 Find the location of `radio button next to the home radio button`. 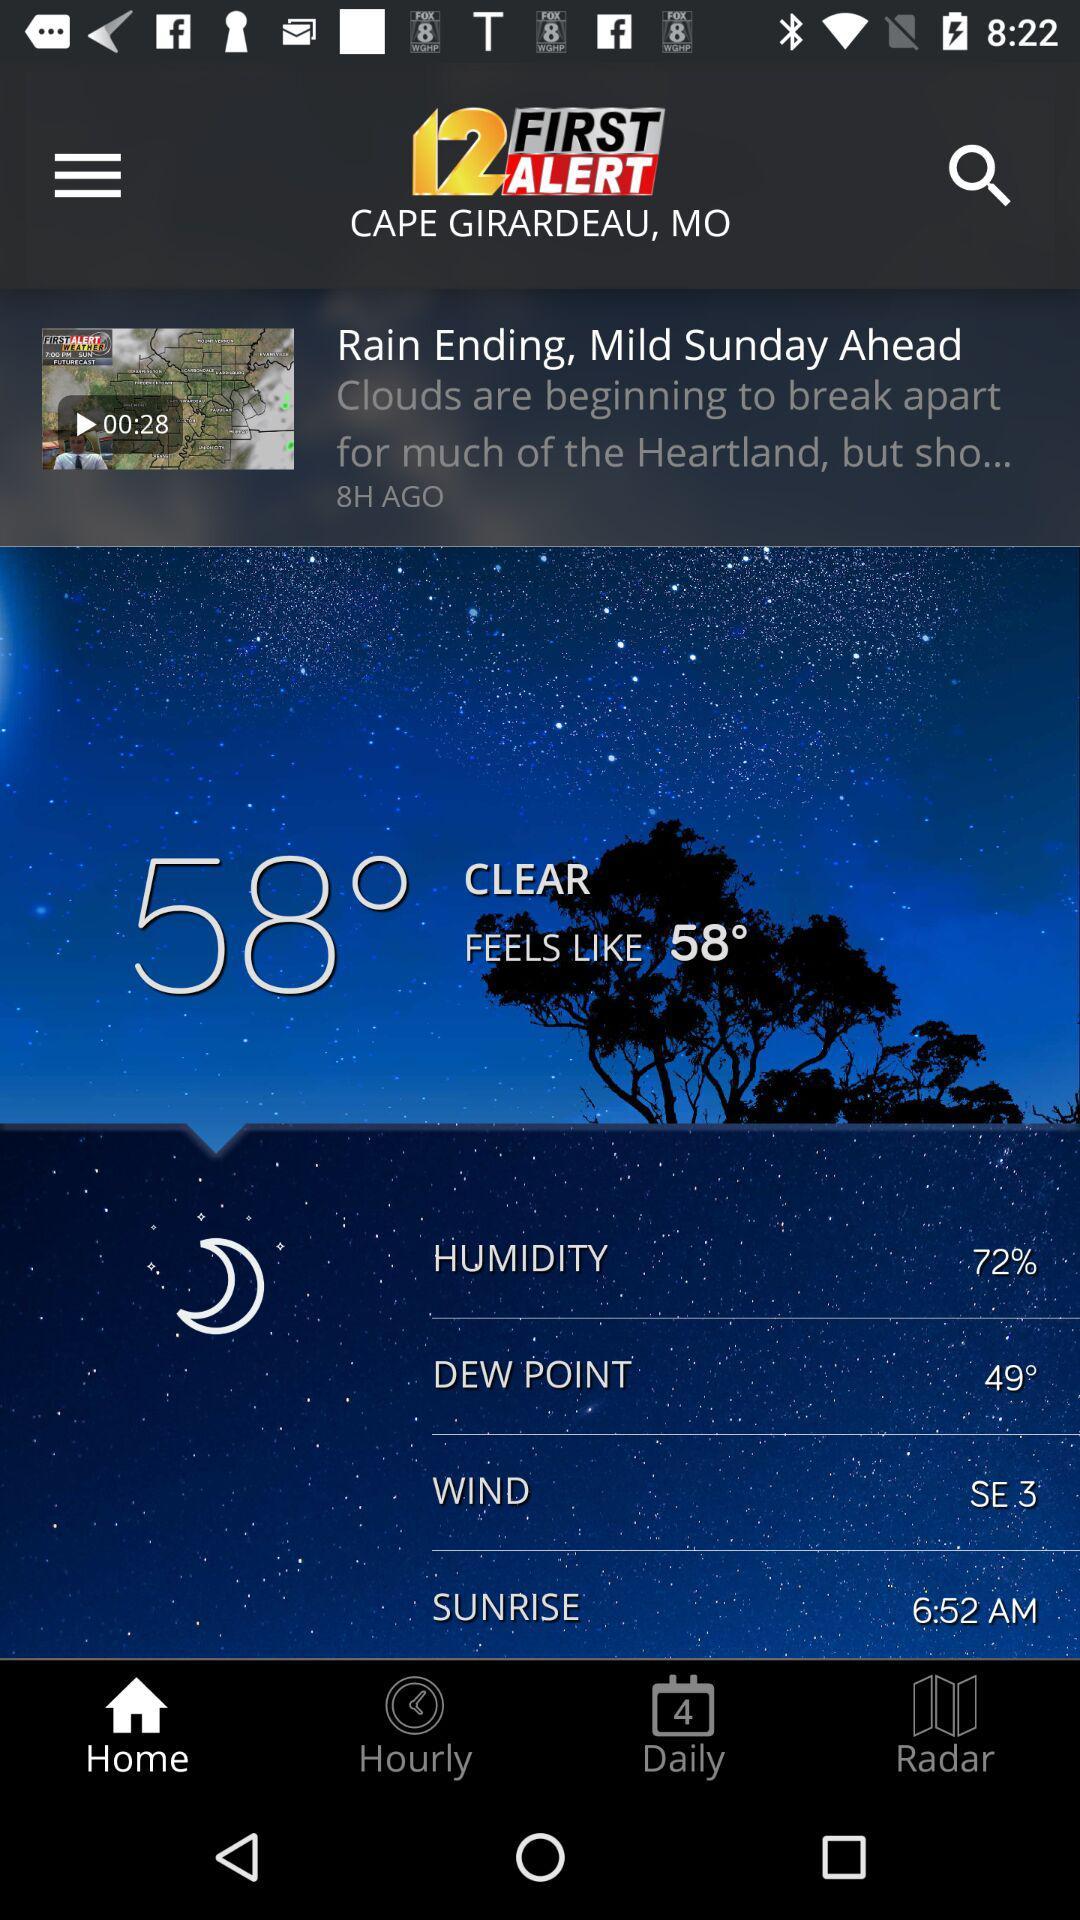

radio button next to the home radio button is located at coordinates (413, 1726).